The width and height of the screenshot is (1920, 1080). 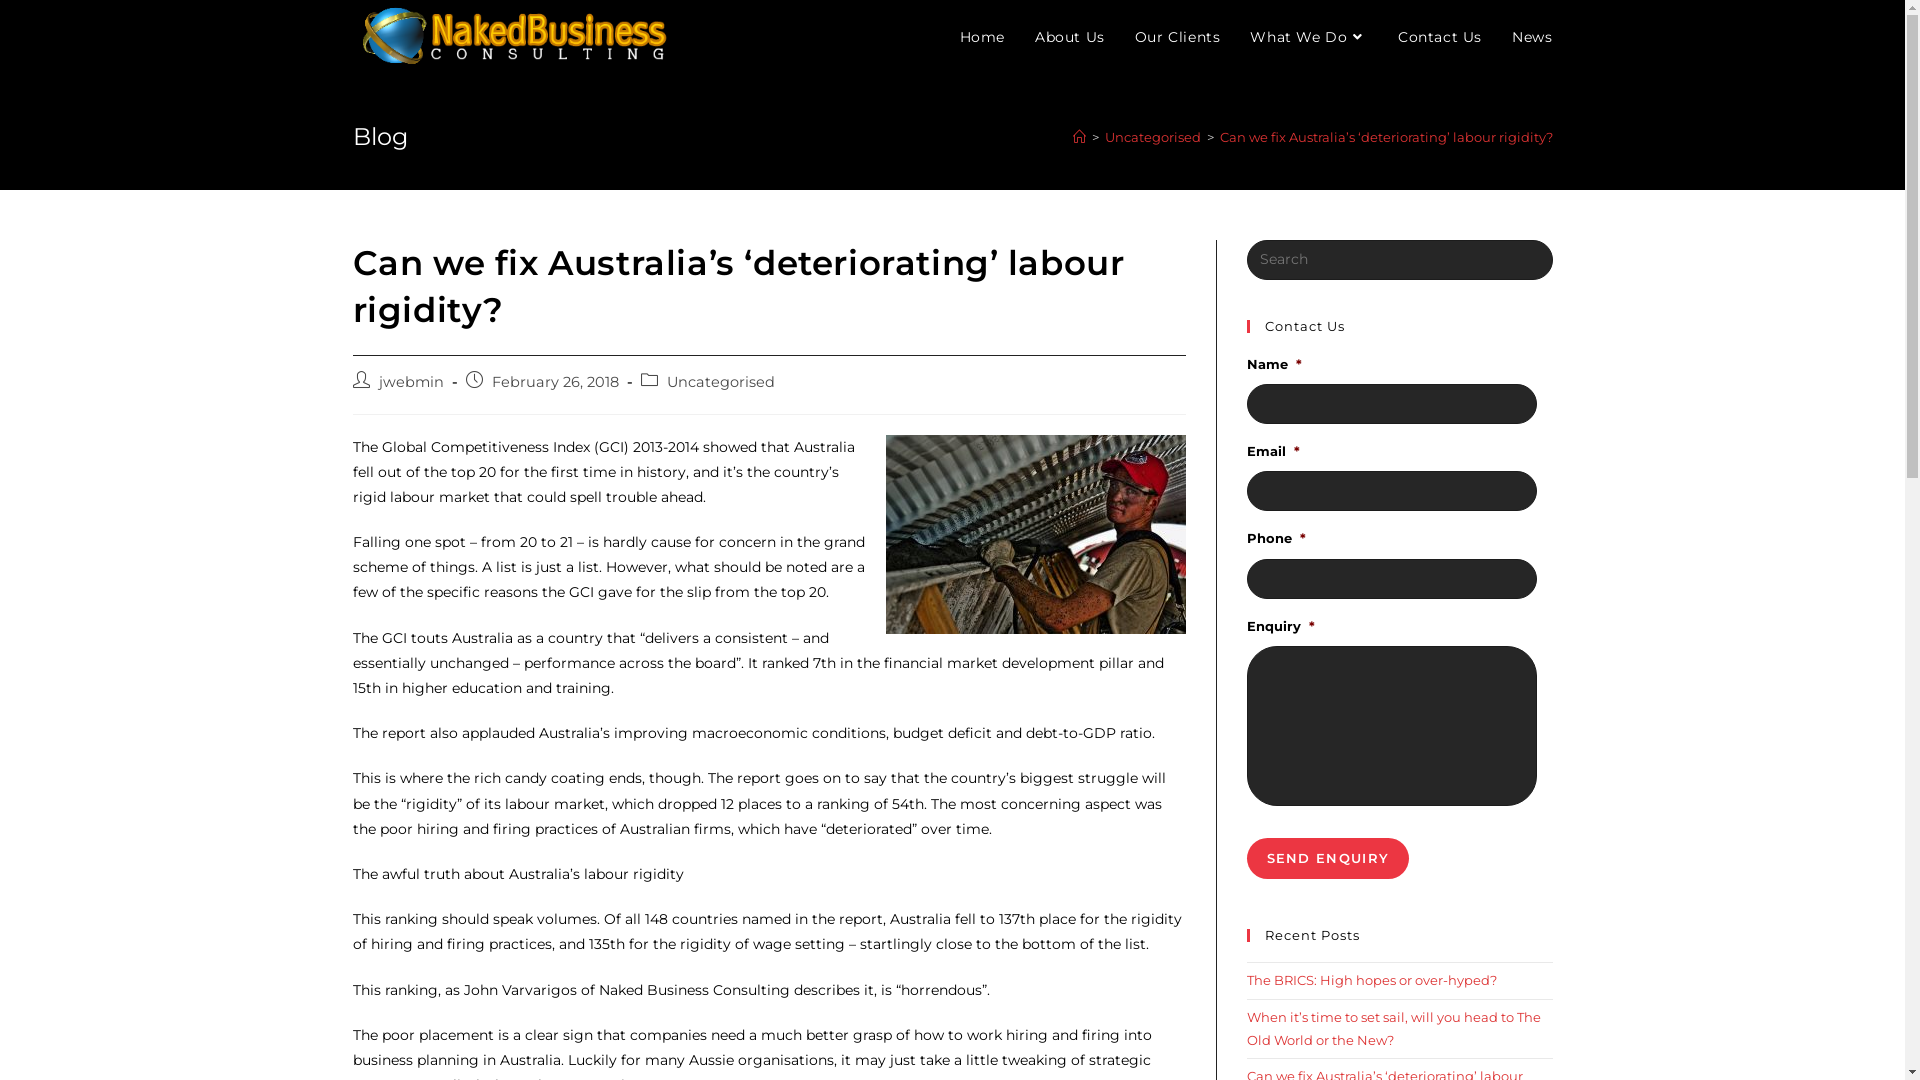 I want to click on 'What We Do', so click(x=1233, y=37).